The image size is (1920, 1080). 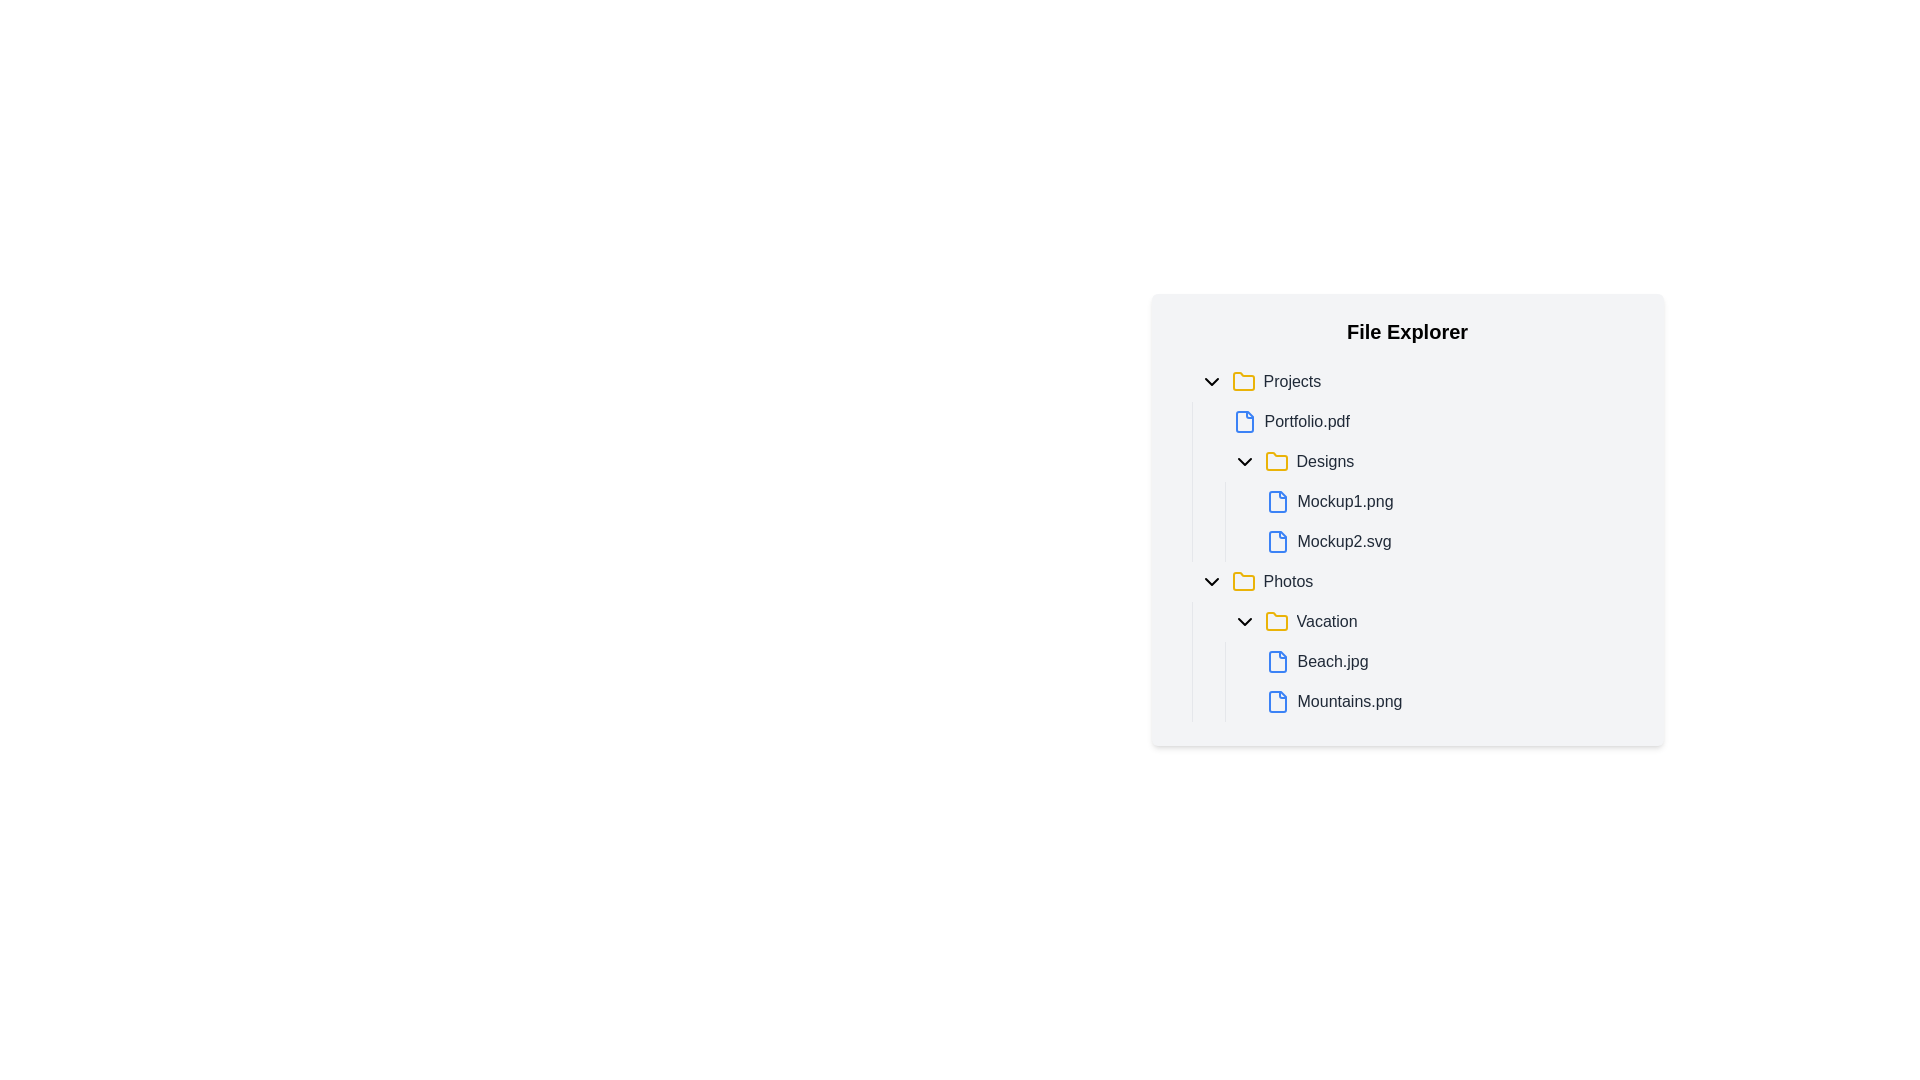 What do you see at coordinates (1292, 381) in the screenshot?
I see `the text label 'Projects' styled in gray, located to the immediate right of the yellow folder icon in the file explorer interface` at bounding box center [1292, 381].